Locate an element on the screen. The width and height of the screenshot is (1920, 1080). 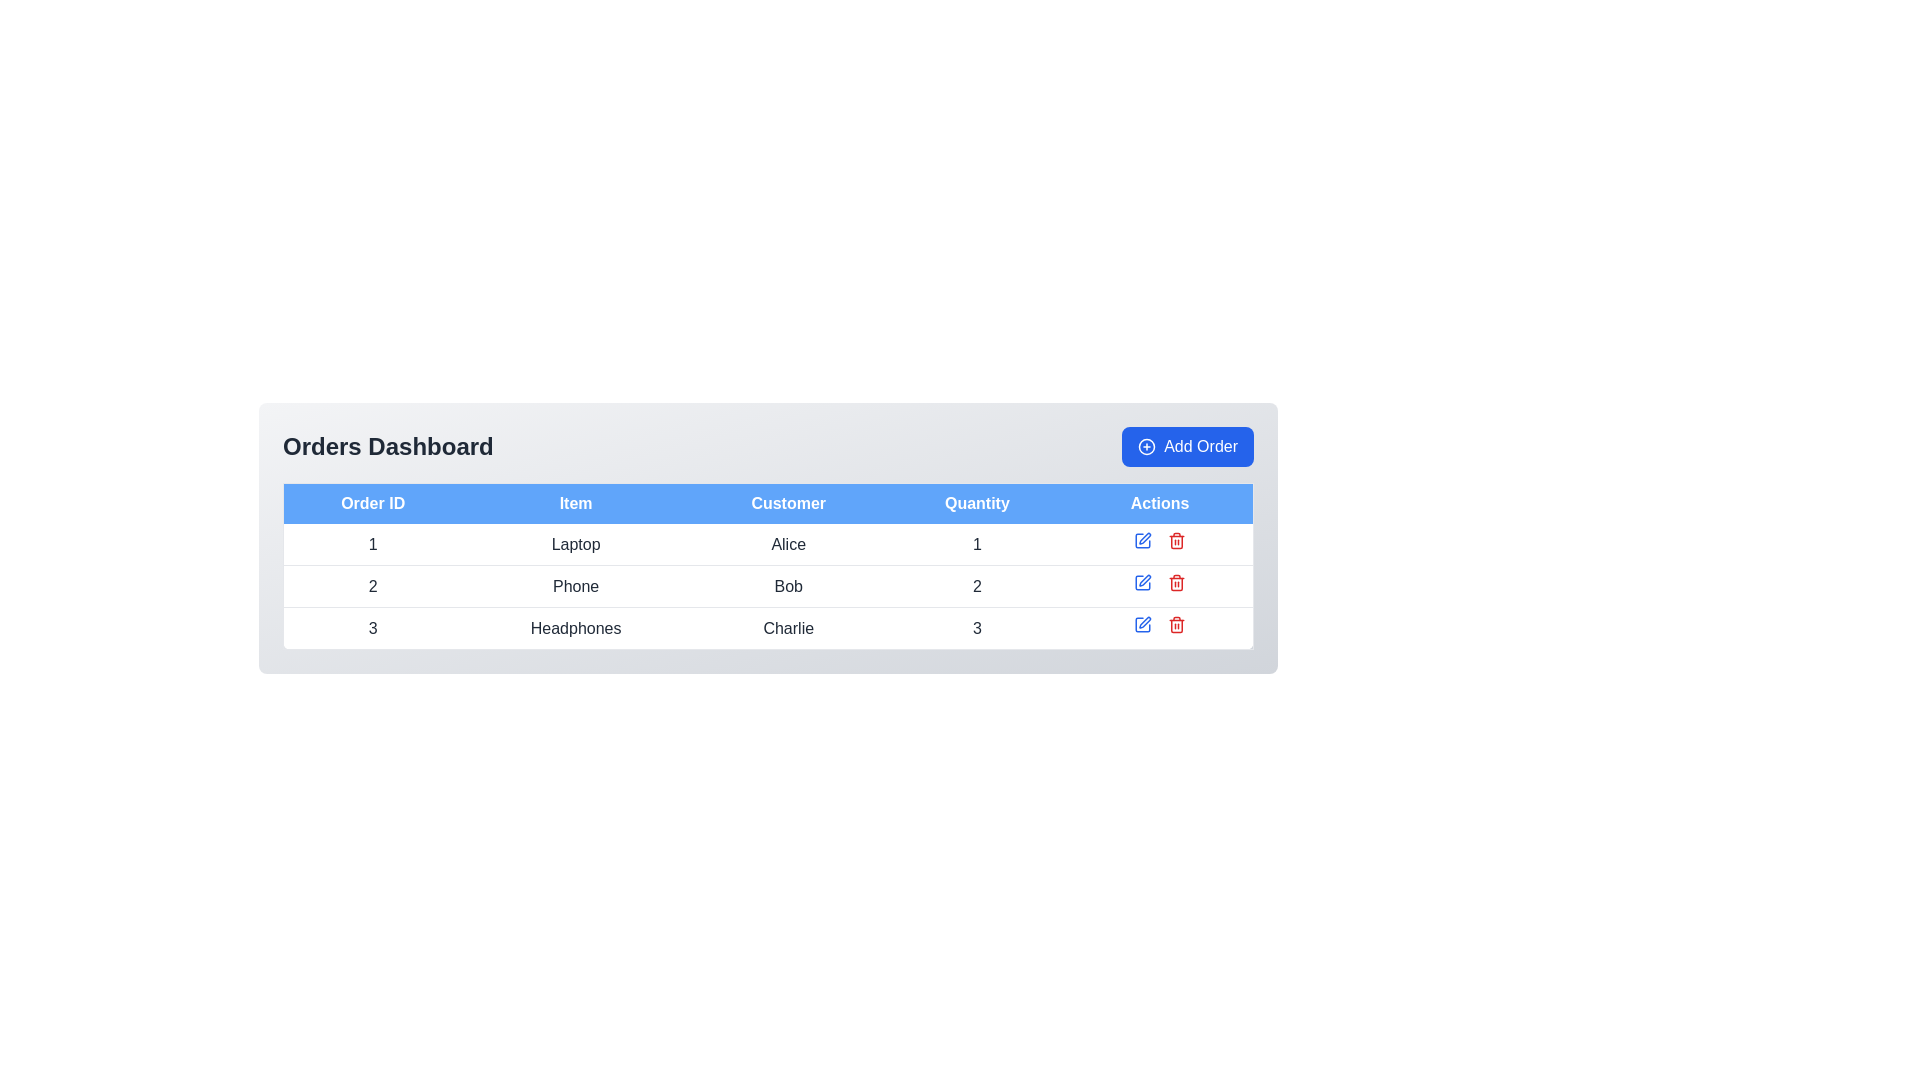
the vertical line-like shape within the trash can icon located under the 'Actions' column in the last row of the data table is located at coordinates (1177, 625).